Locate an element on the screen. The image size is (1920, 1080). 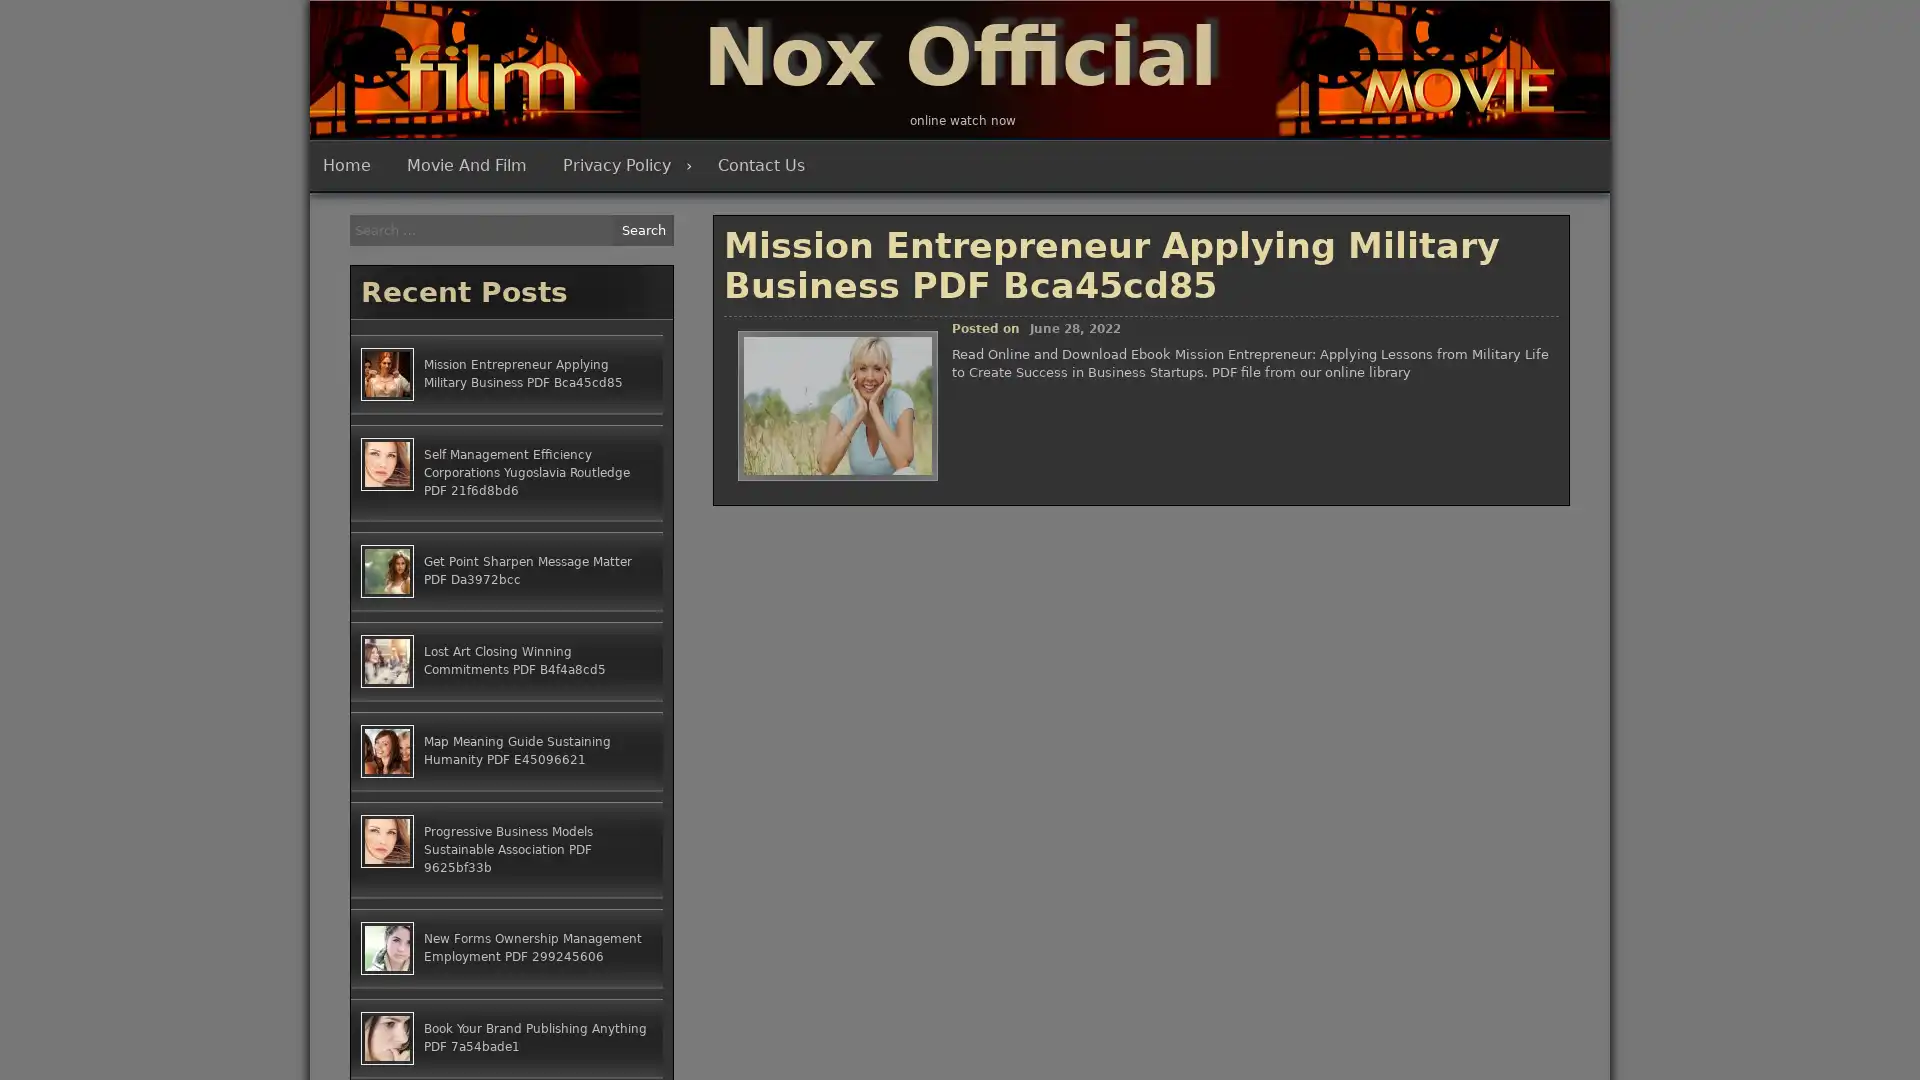
Search is located at coordinates (643, 229).